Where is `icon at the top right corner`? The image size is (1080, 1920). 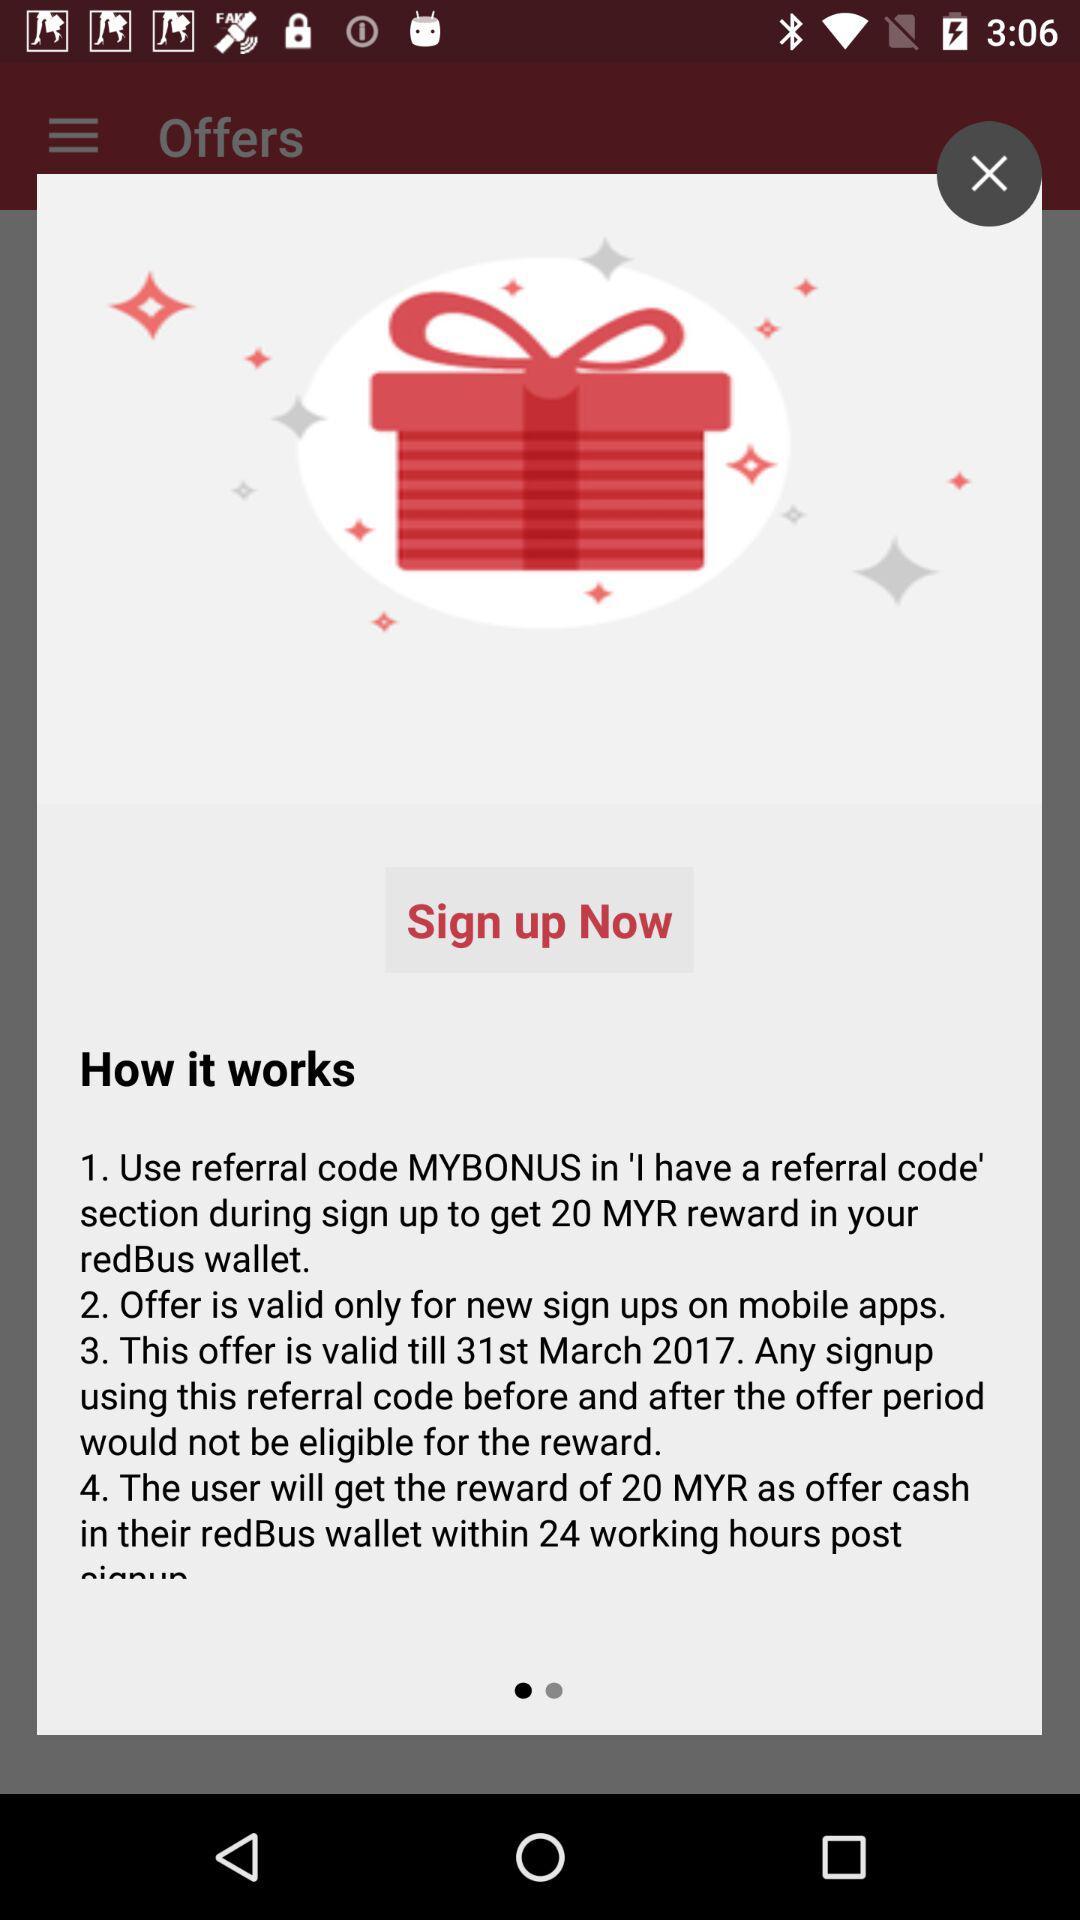 icon at the top right corner is located at coordinates (988, 173).